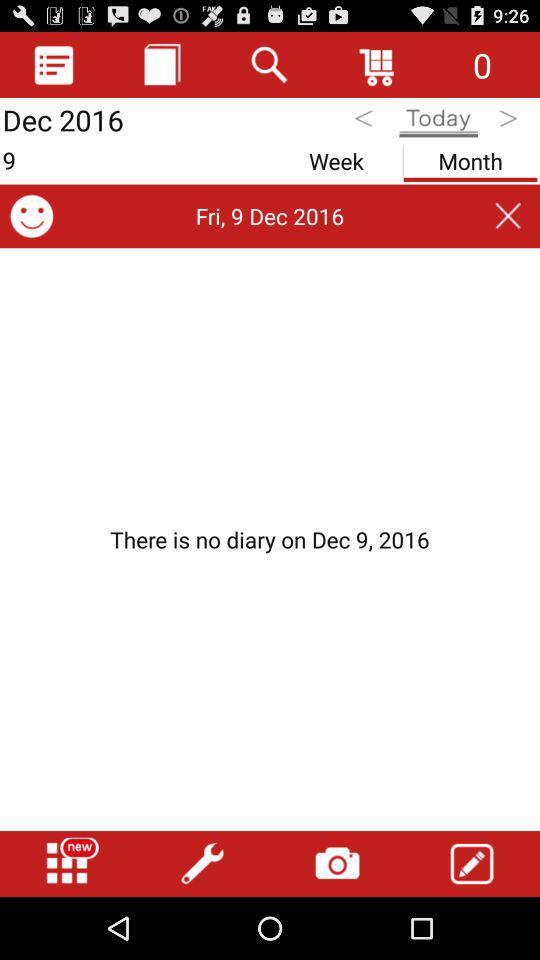  What do you see at coordinates (378, 64) in the screenshot?
I see `icon to the left of the 0 icon` at bounding box center [378, 64].